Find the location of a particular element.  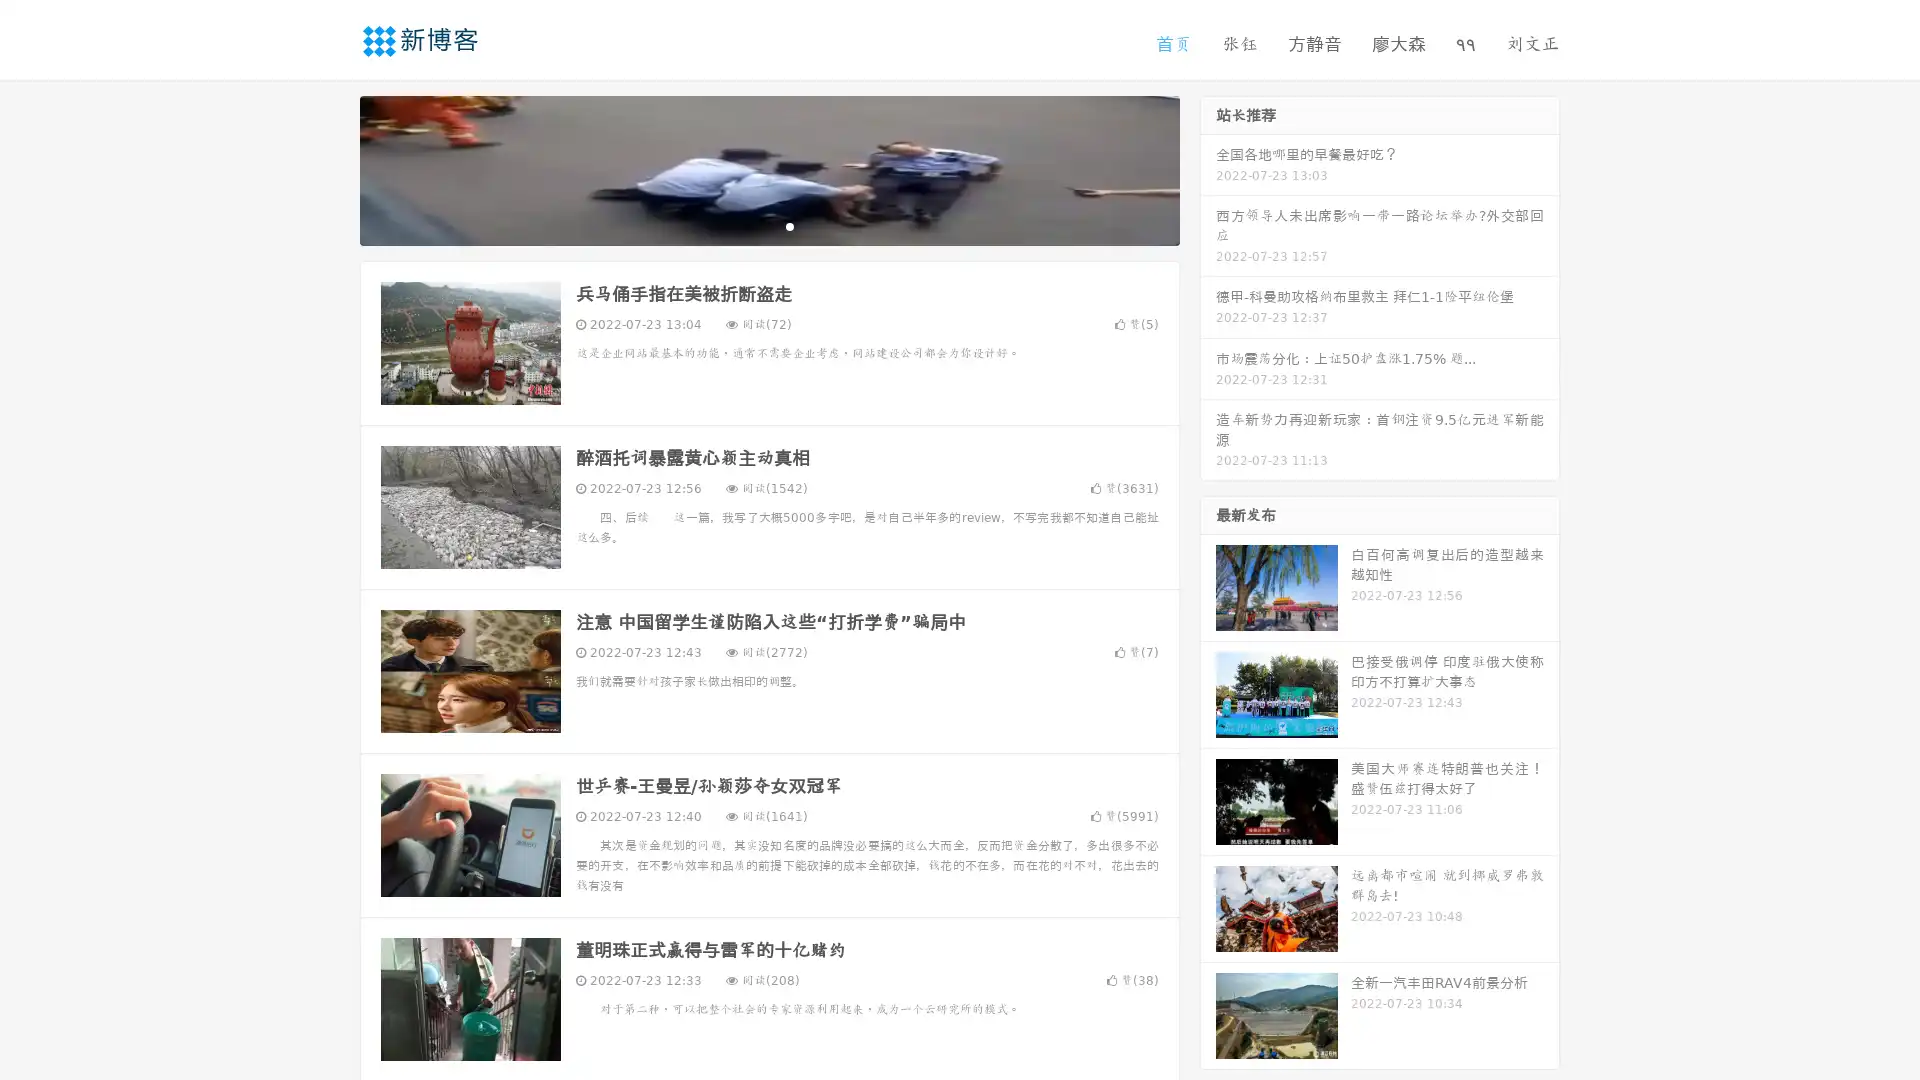

Go to slide 1 is located at coordinates (748, 225).